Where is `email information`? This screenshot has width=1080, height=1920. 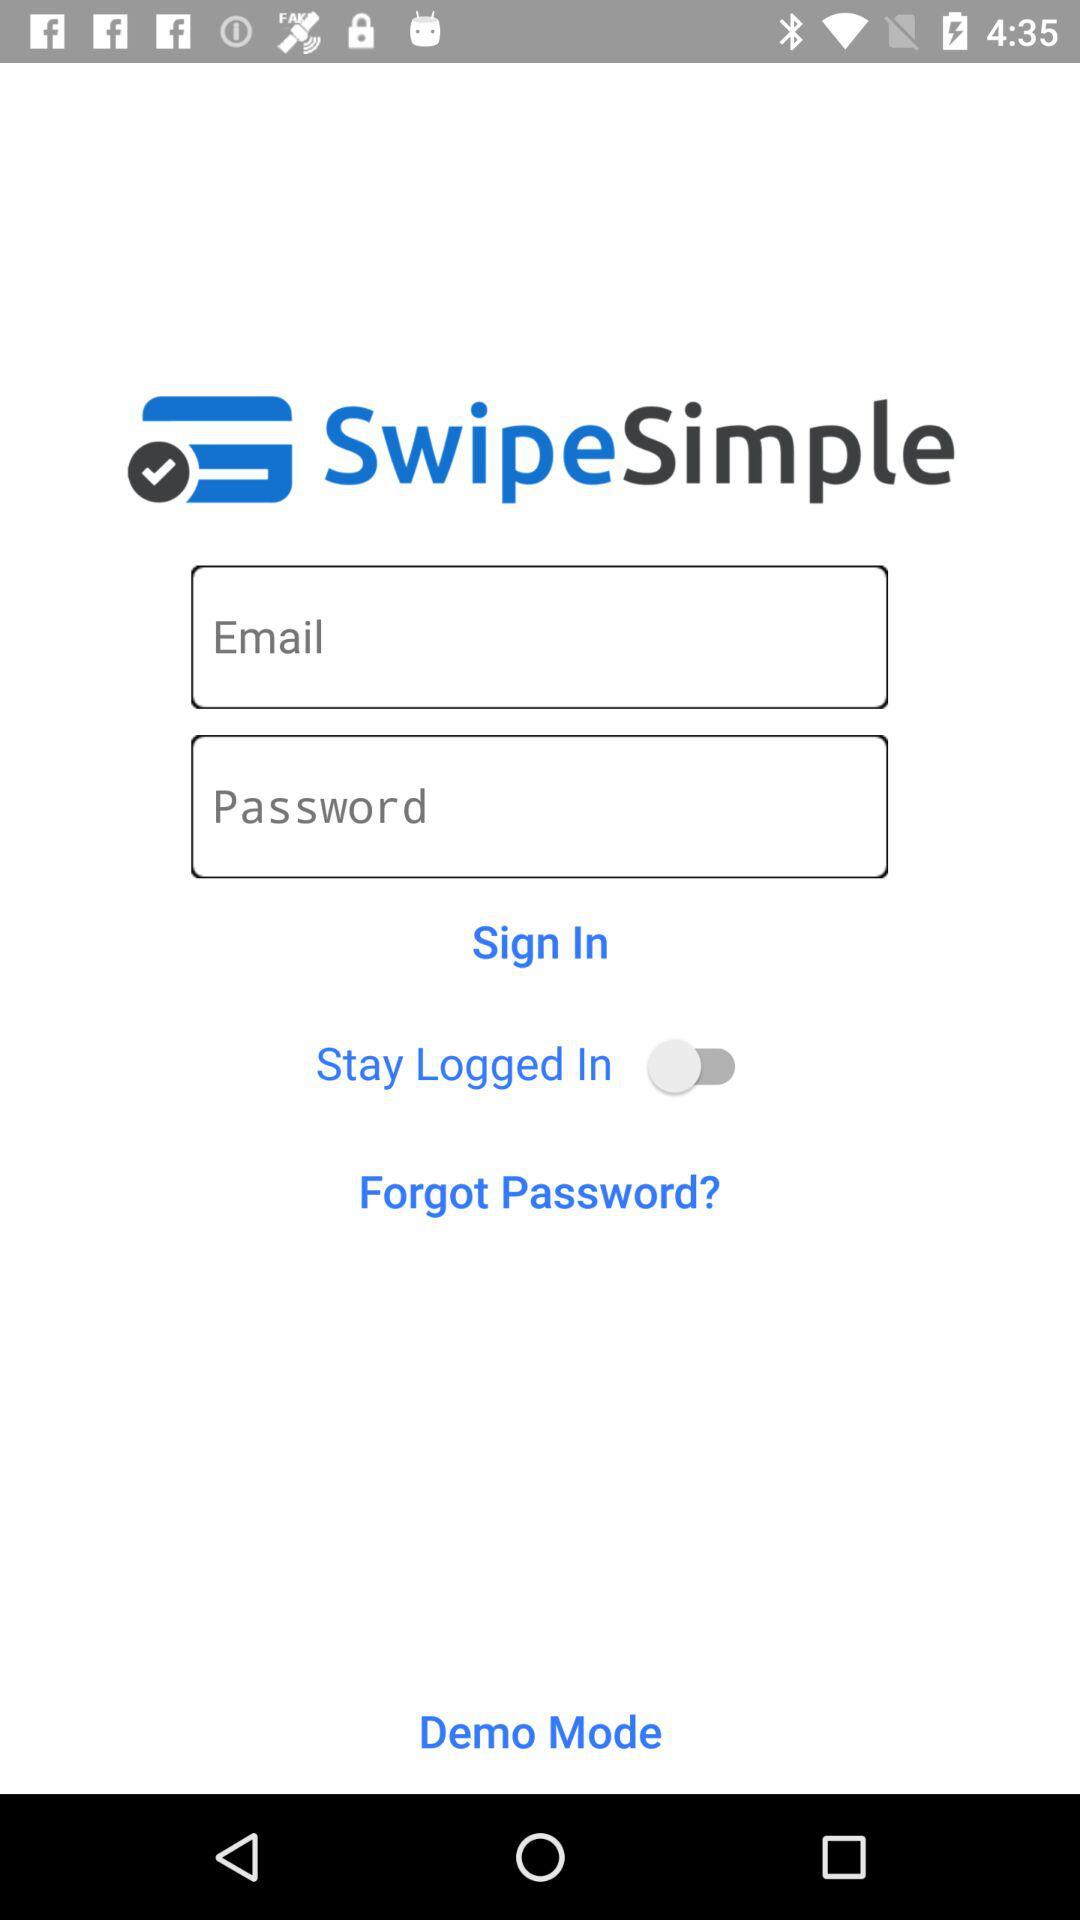
email information is located at coordinates (538, 636).